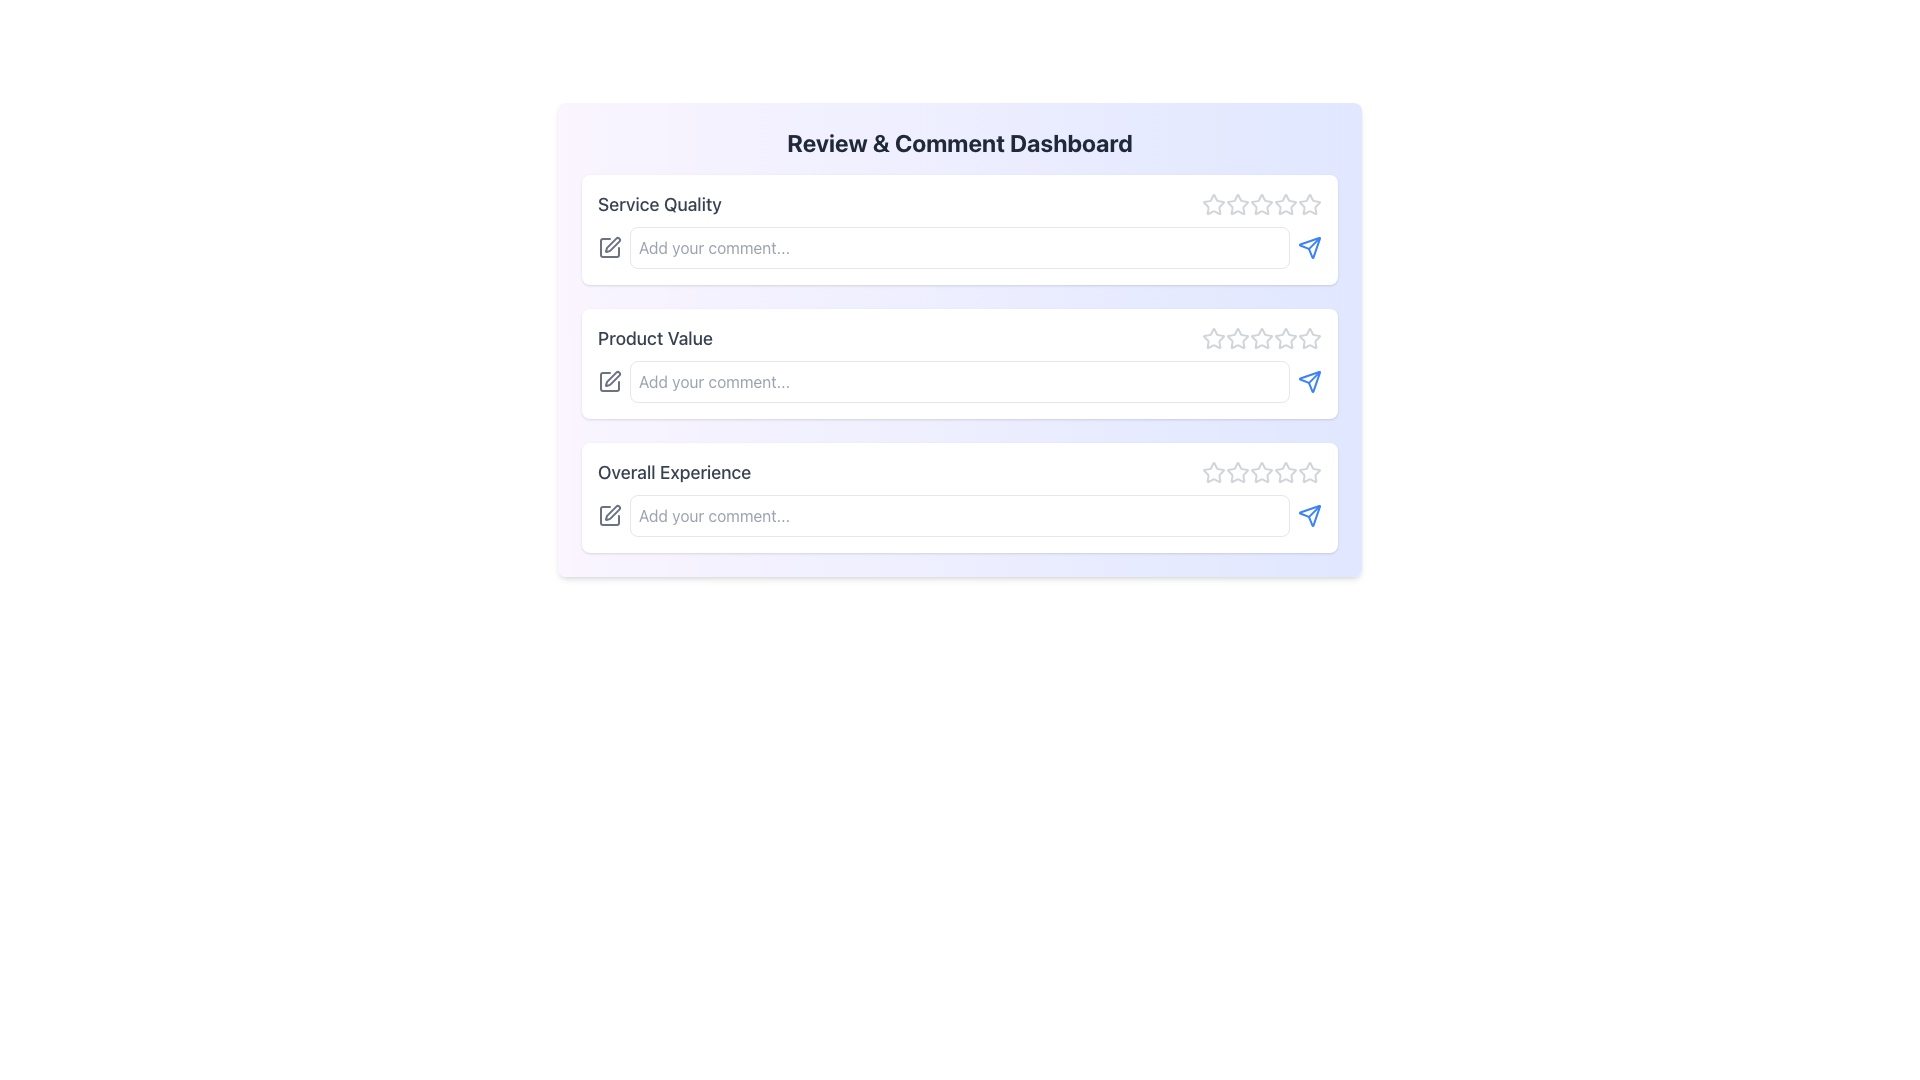 The image size is (1920, 1080). Describe the element at coordinates (960, 381) in the screenshot. I see `the input field labeled 'Add your comment...' in the Comment Input Section of the 'Product Value' card to trigger a tooltip or other interaction` at that location.